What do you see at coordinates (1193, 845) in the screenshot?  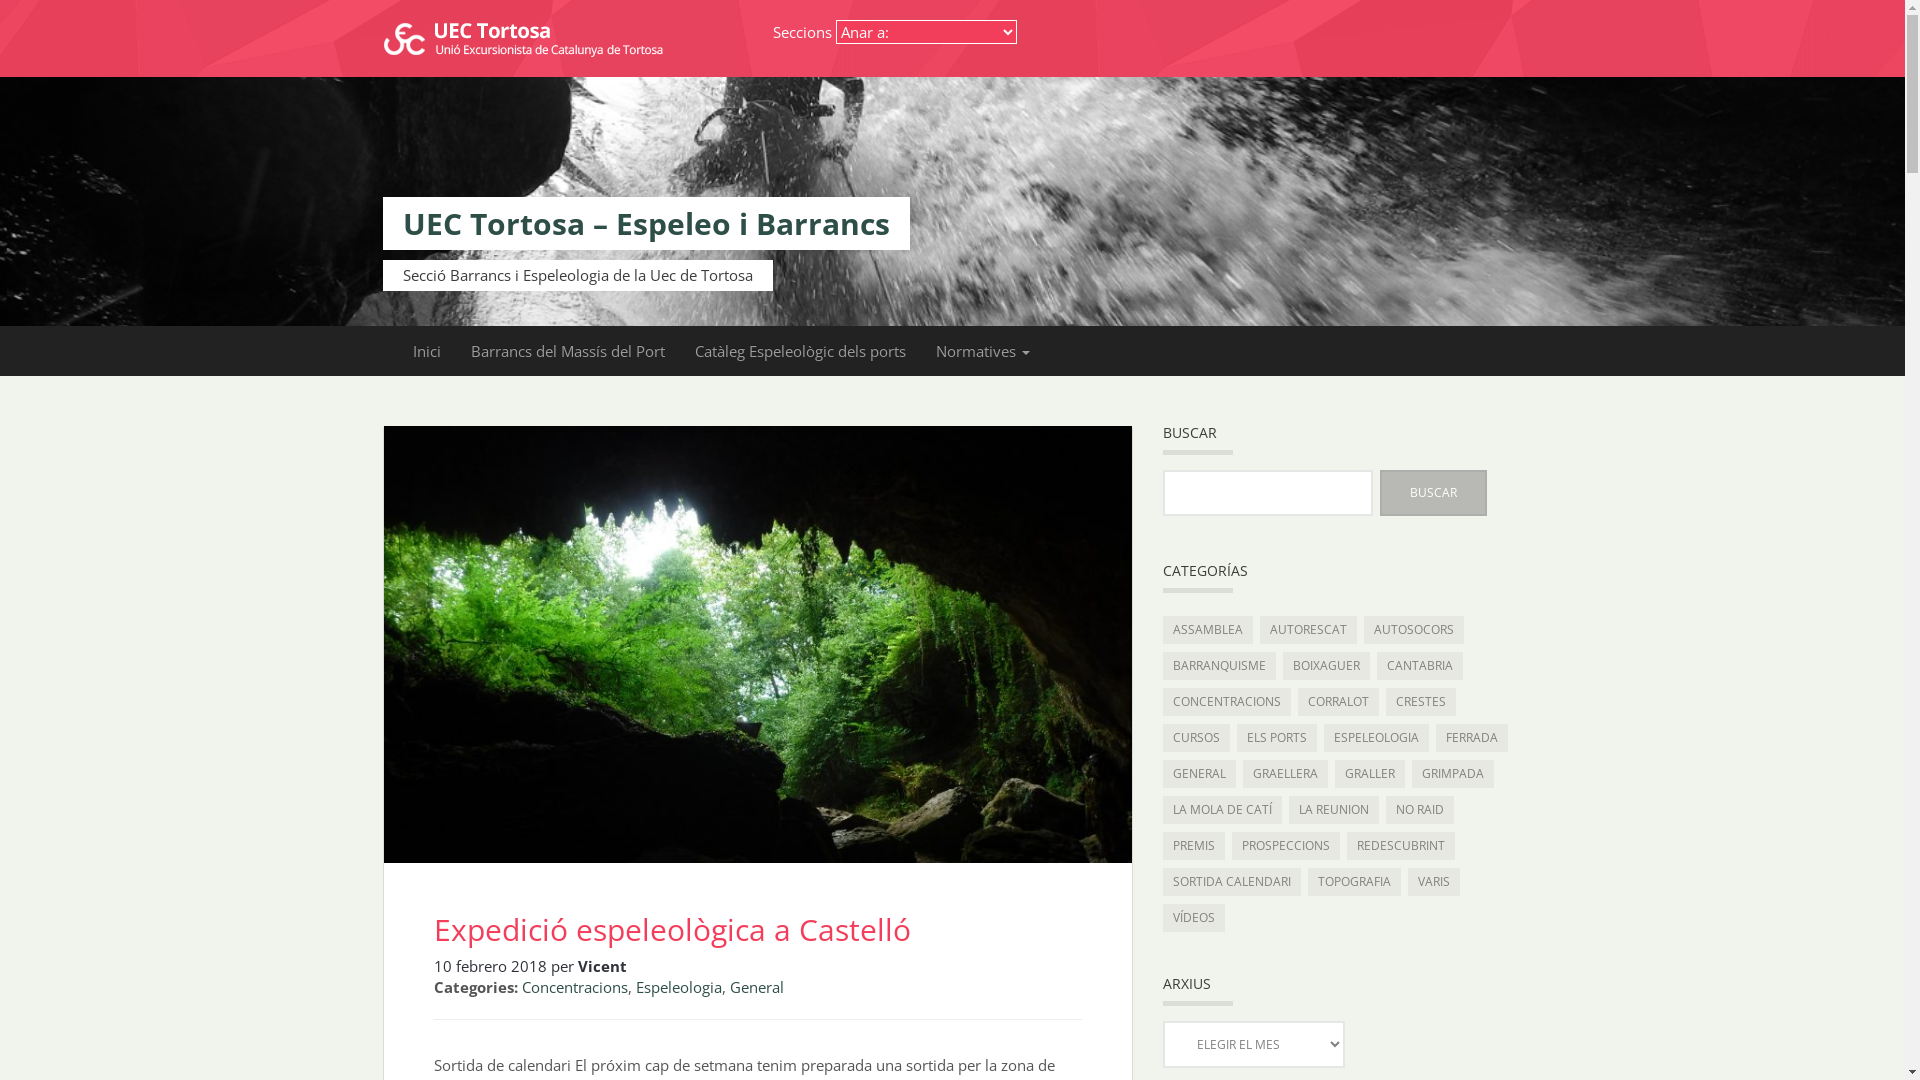 I see `'PREMIS'` at bounding box center [1193, 845].